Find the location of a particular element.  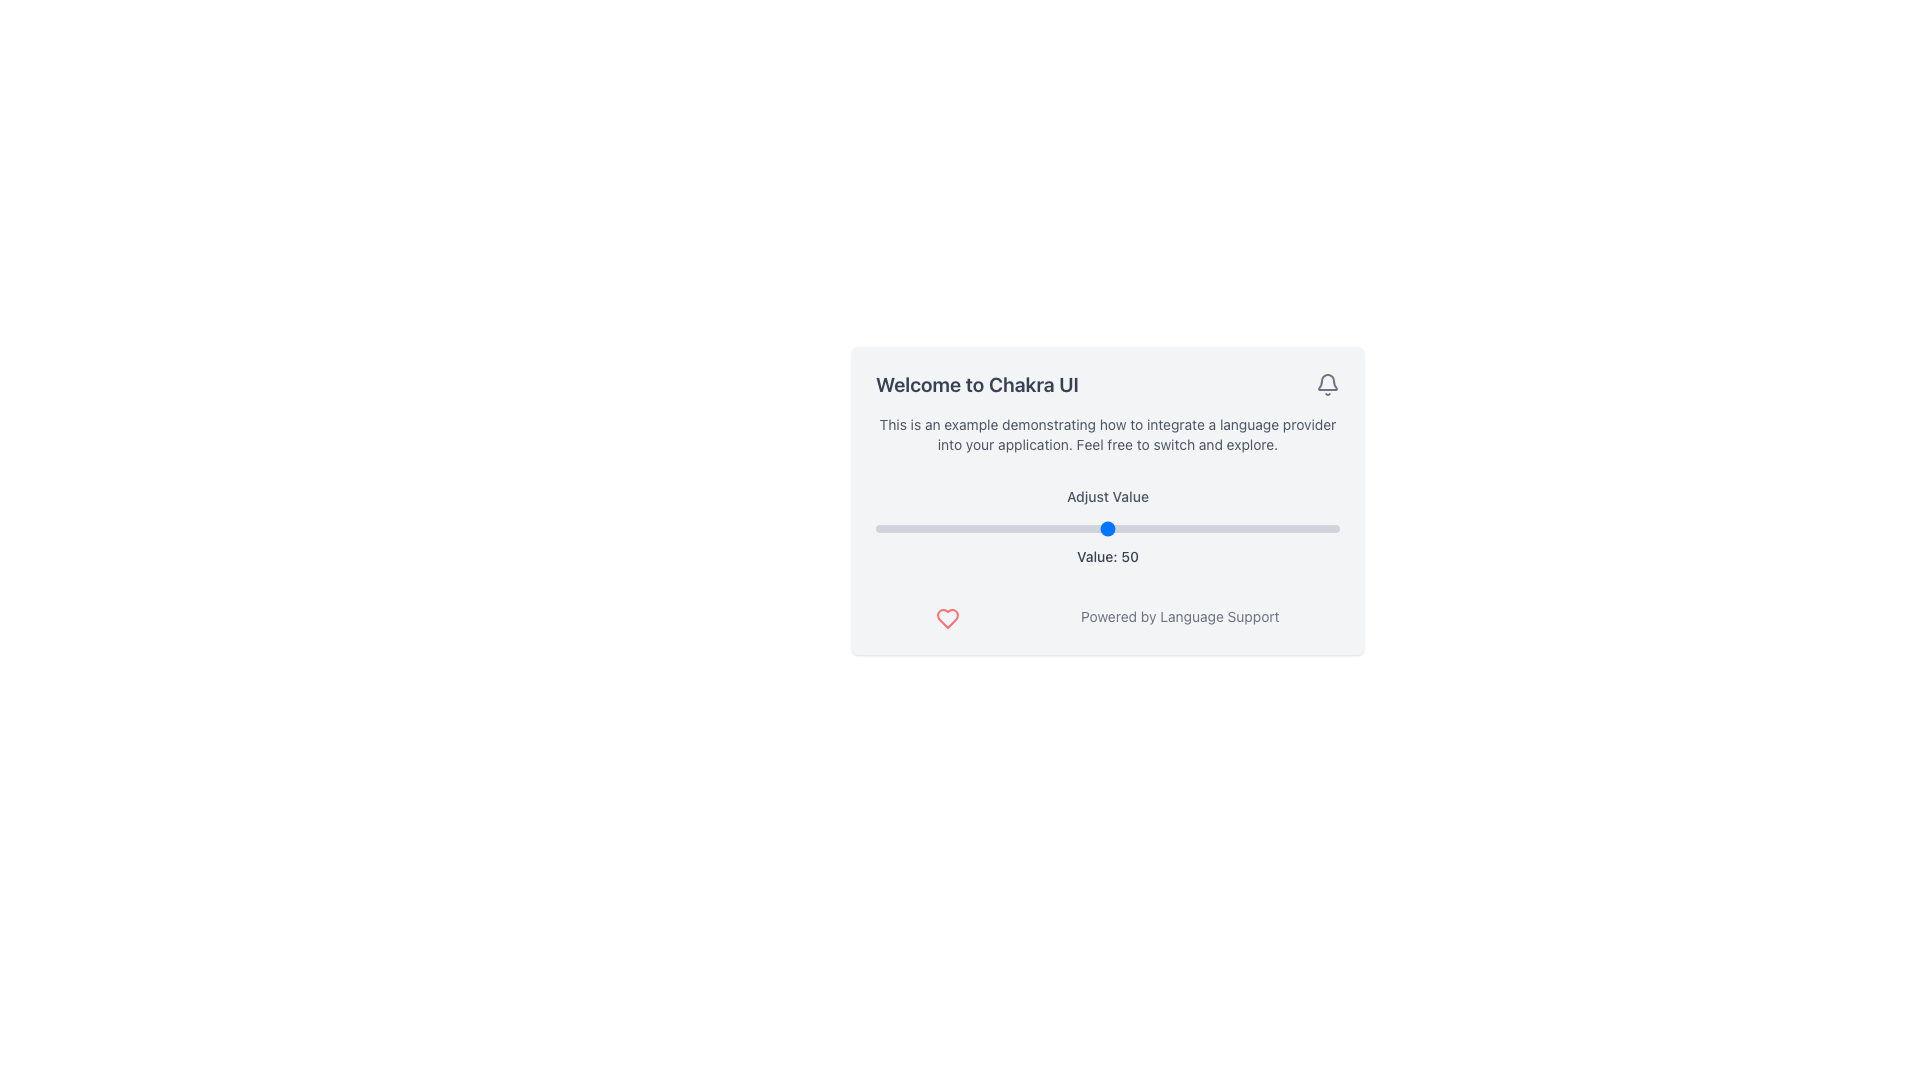

the leftmost decorative icon indicating a 'like' or 'favorite' feature located at the bottom of the main content card is located at coordinates (947, 617).